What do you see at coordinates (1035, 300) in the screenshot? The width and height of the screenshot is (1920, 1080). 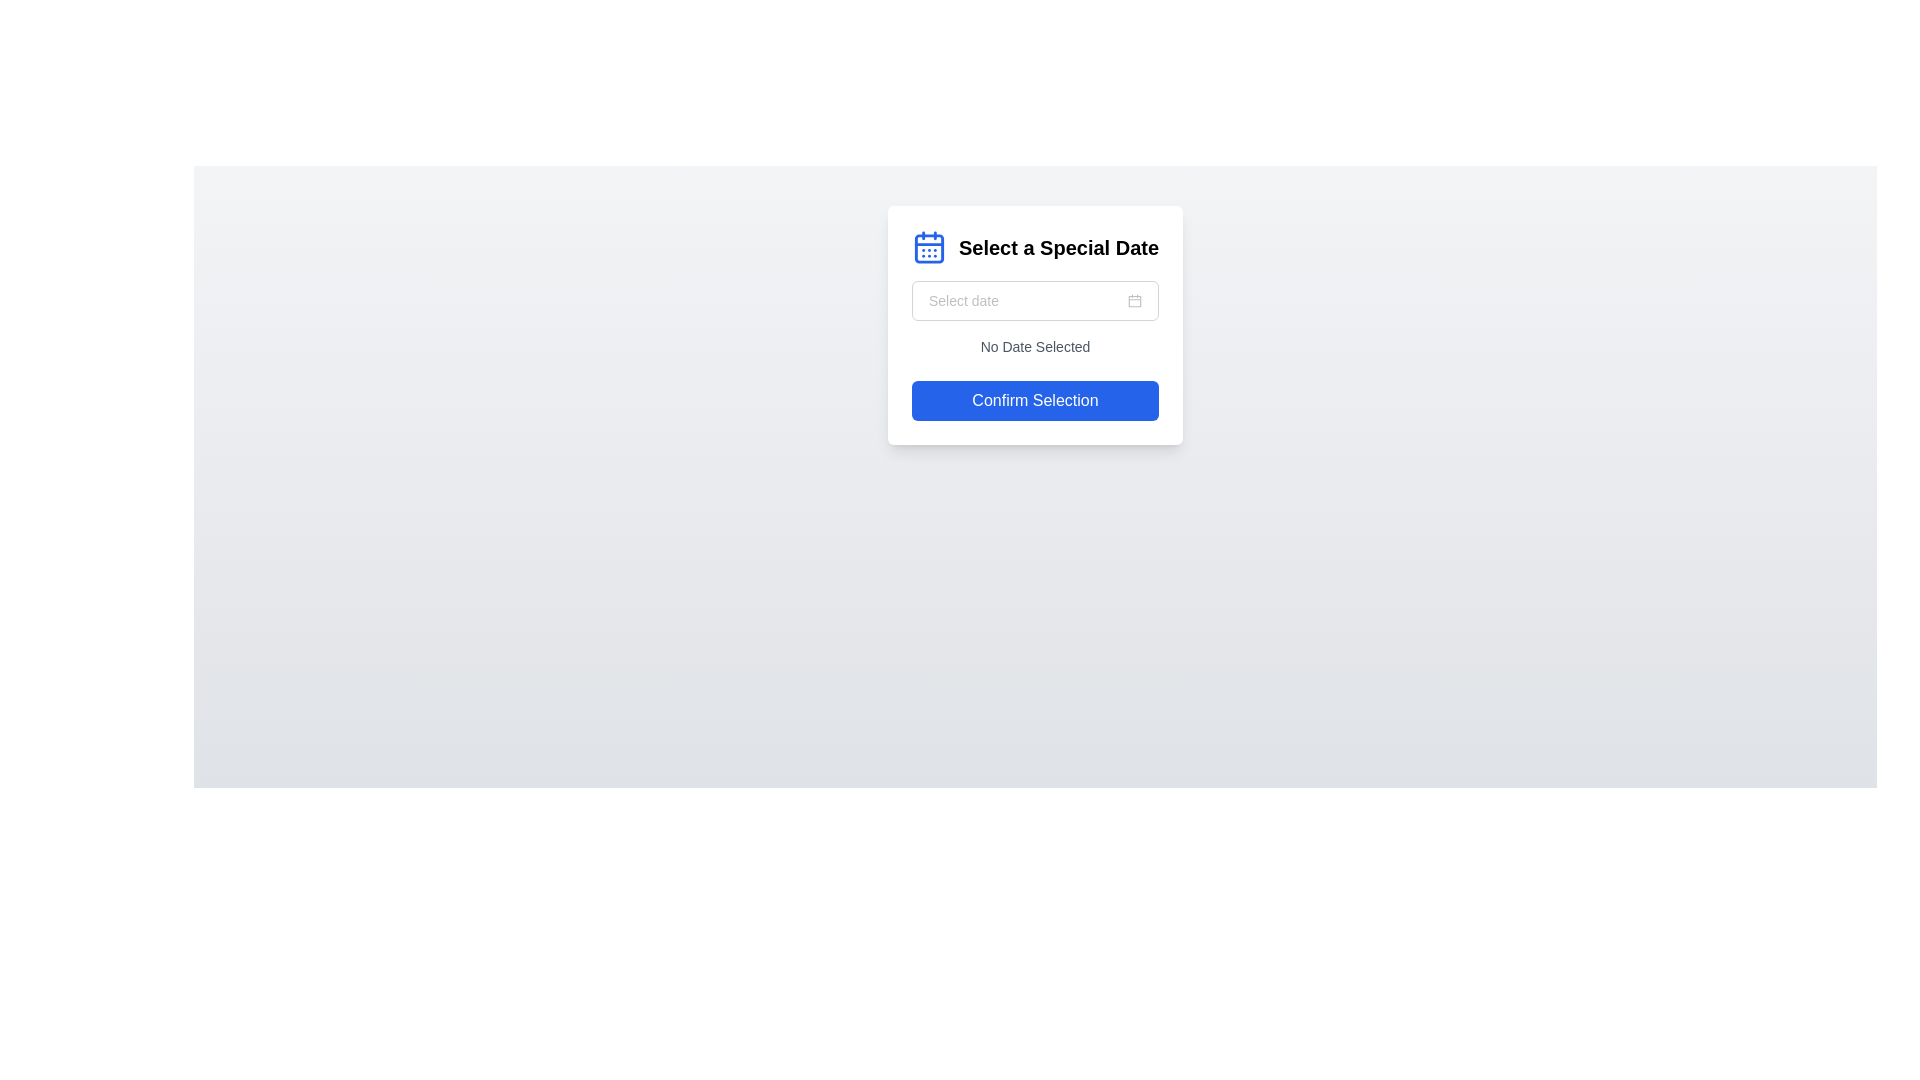 I see `the Date Picker Input located below the header 'Select a Special Date' to type or choose a date` at bounding box center [1035, 300].